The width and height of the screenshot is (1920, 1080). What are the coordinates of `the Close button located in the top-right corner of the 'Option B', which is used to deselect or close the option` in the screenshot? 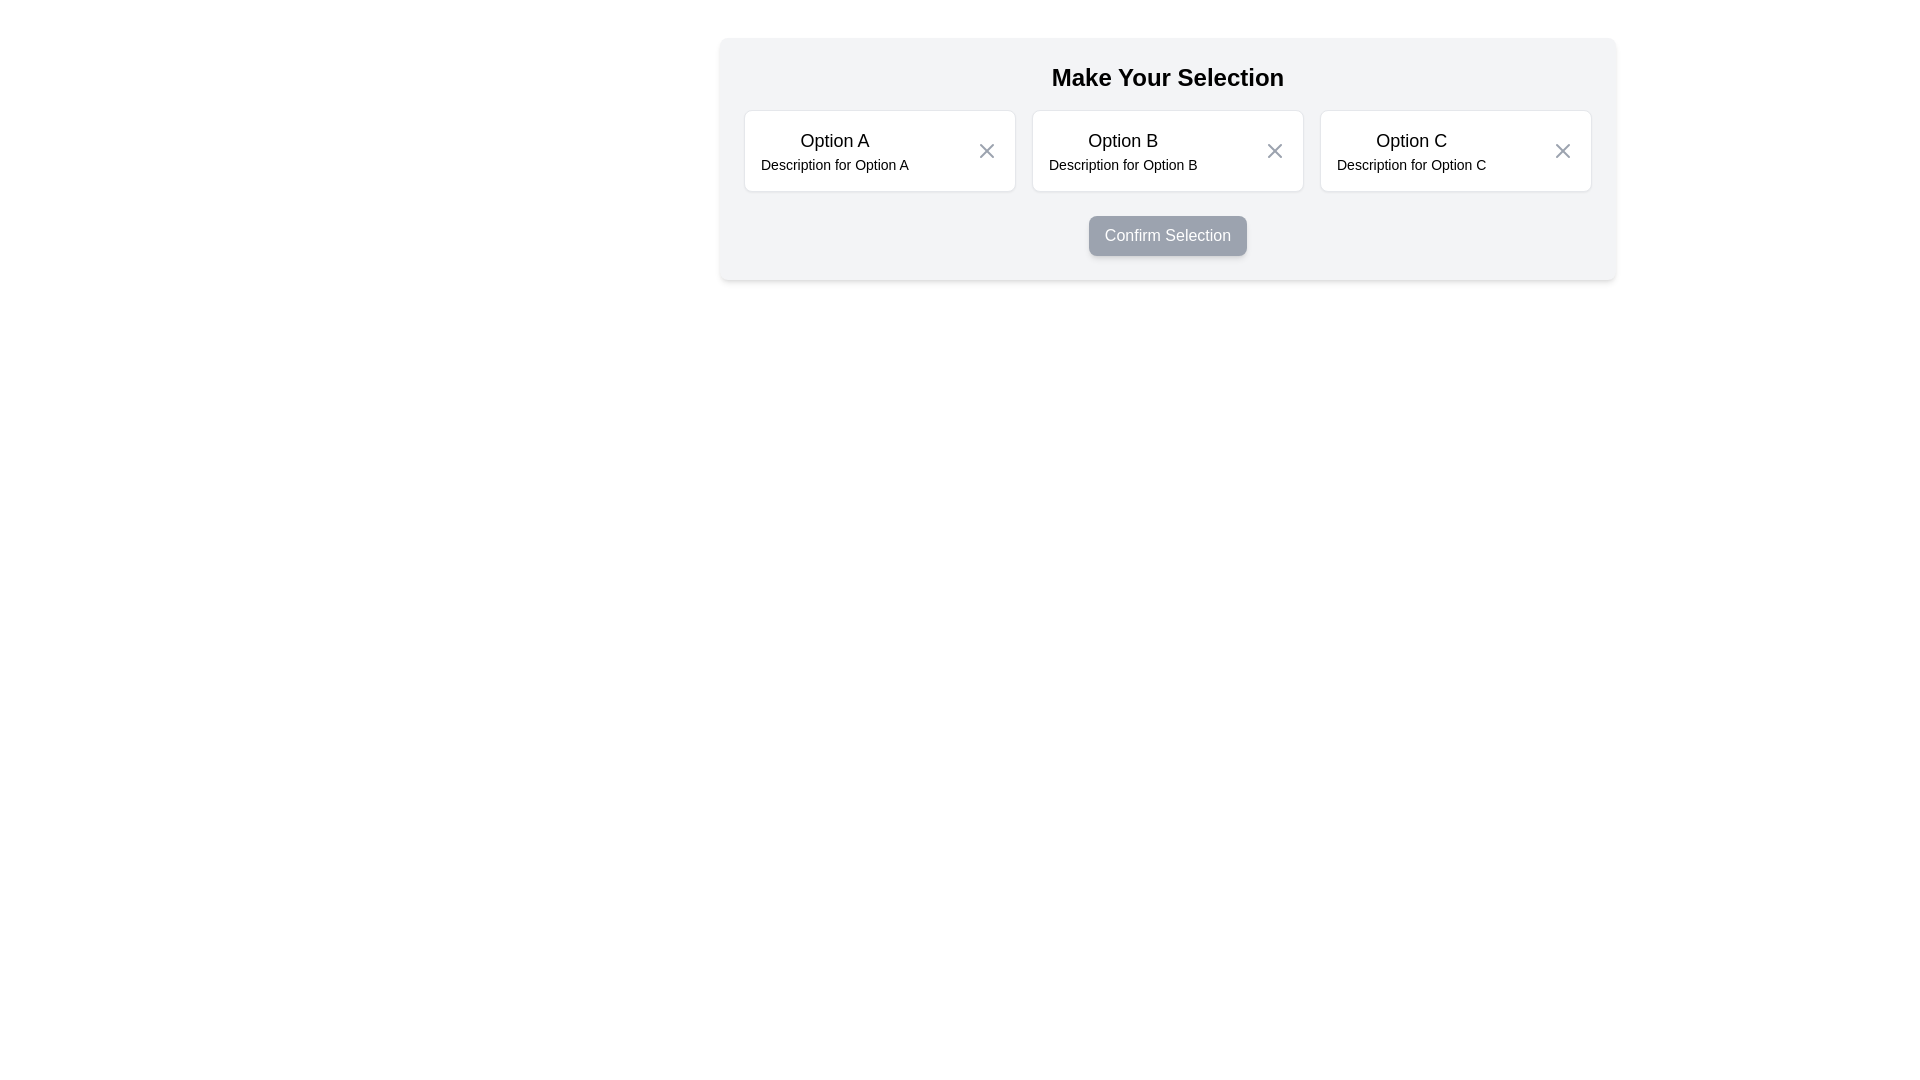 It's located at (1274, 149).